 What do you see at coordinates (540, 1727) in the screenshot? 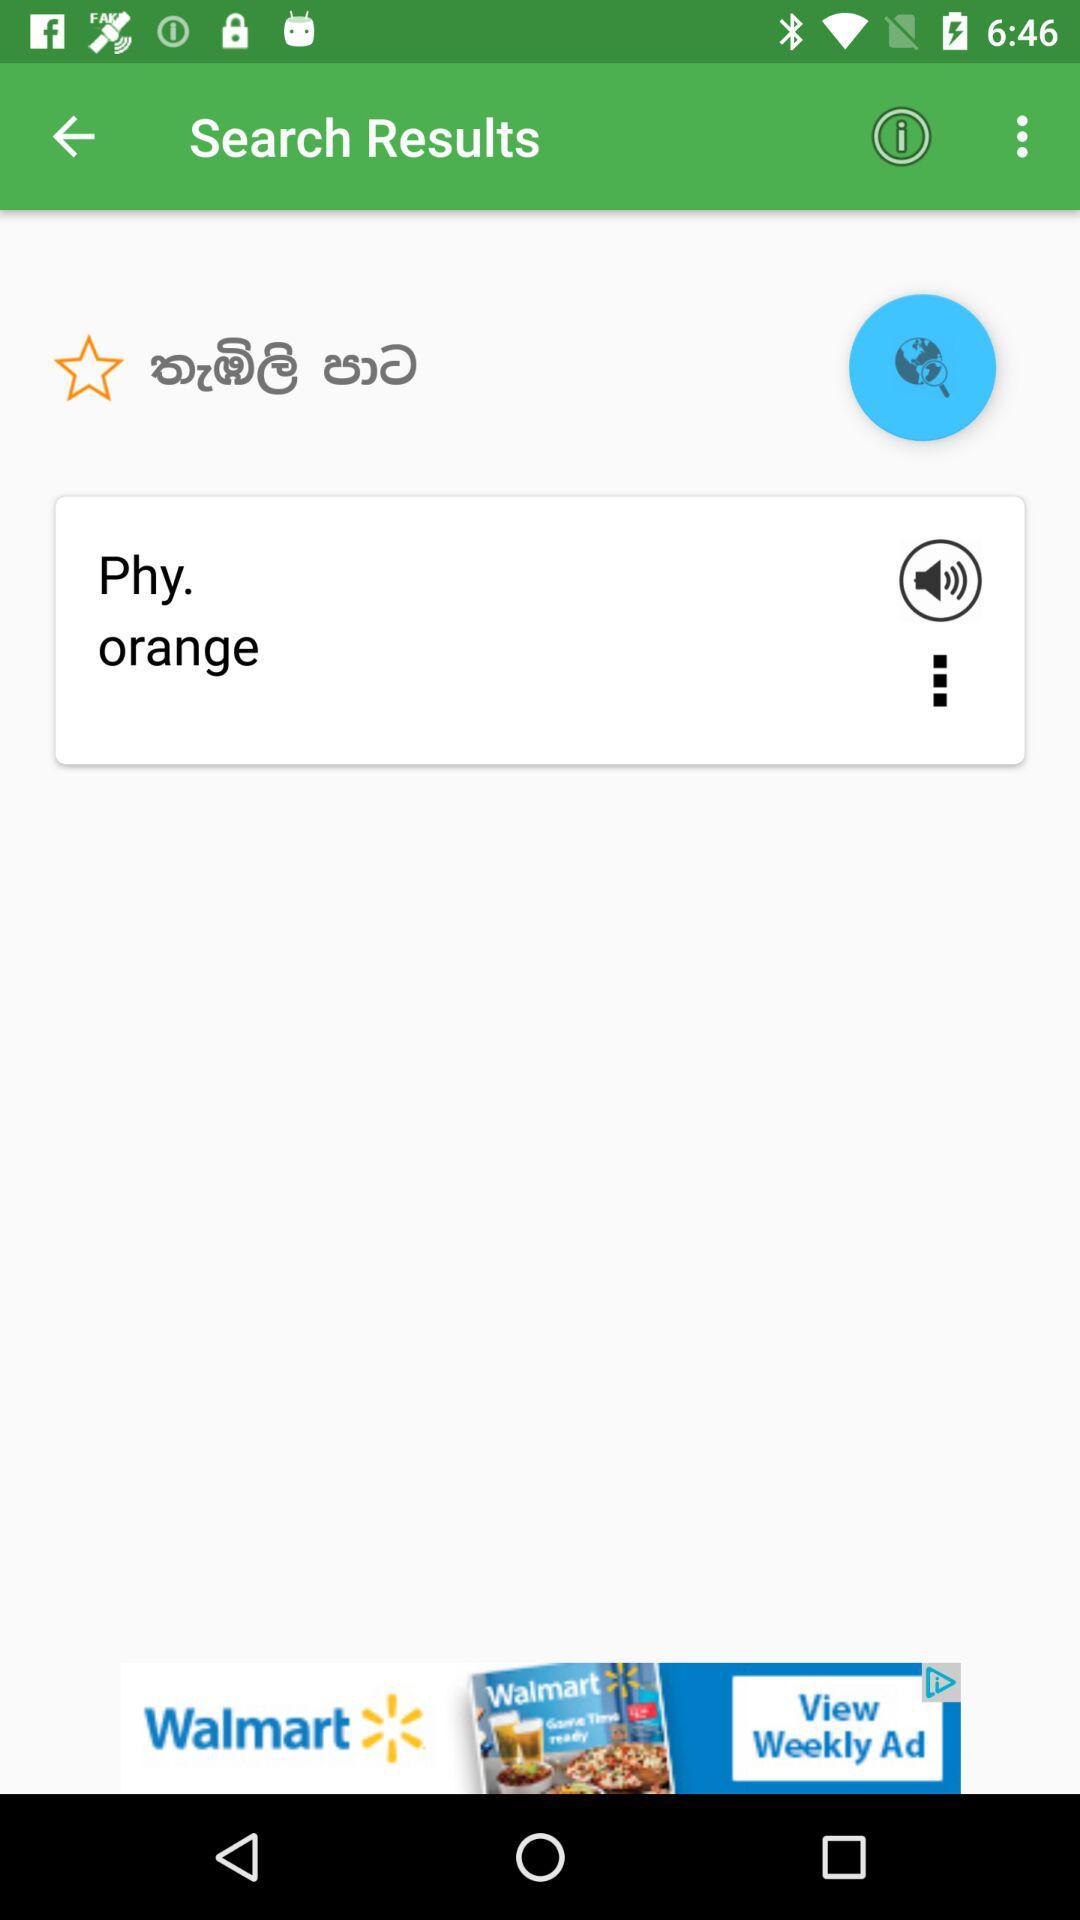
I see `open walmart advertisement` at bounding box center [540, 1727].